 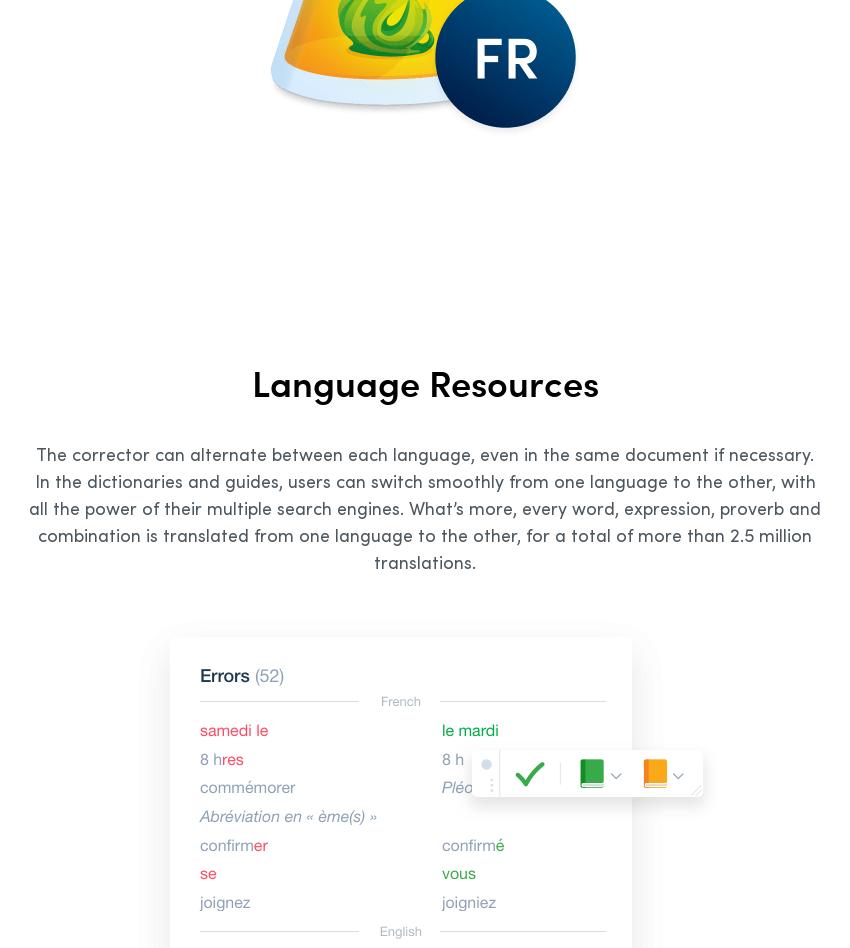 I want to click on 'Documentation', so click(x=308, y=502).